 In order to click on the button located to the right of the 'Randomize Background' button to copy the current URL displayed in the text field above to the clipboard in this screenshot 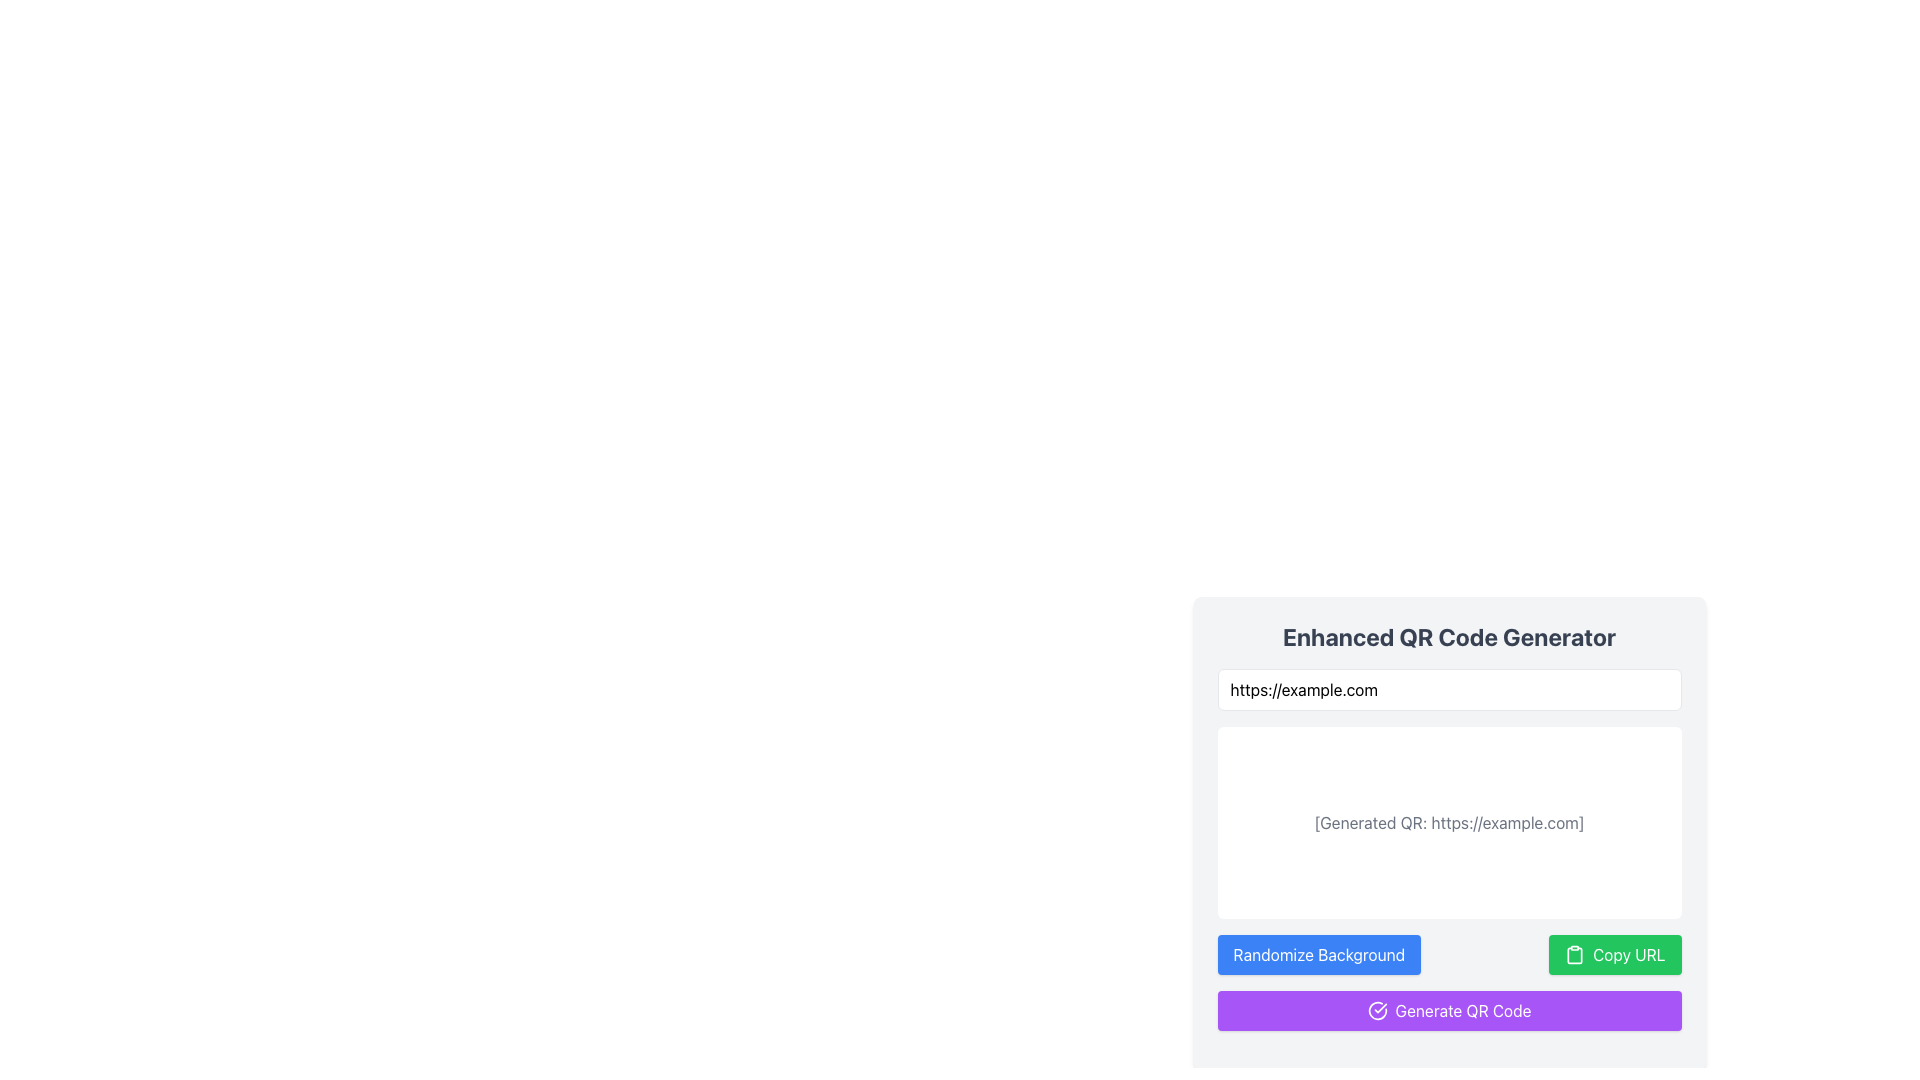, I will do `click(1615, 954)`.